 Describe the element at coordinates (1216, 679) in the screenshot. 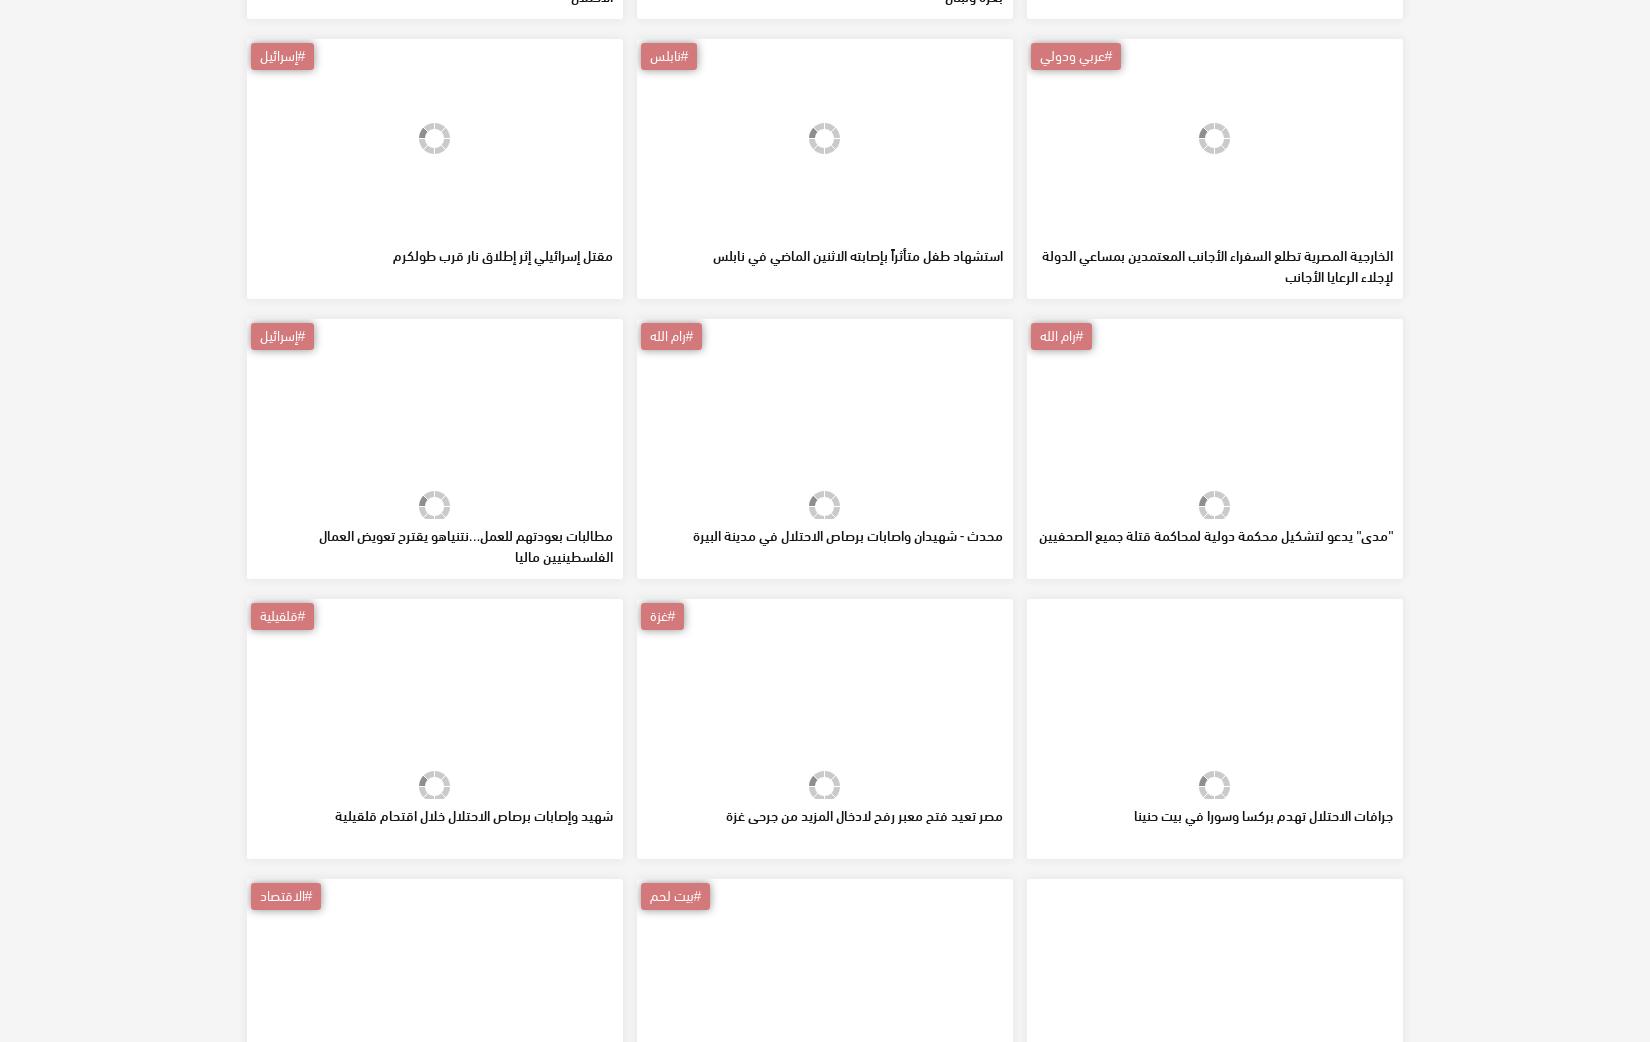

I see `'"مدى" يدعو لتشكيل محكمة دولية لمحاكمة قتلة جميع الصحفيين'` at that location.